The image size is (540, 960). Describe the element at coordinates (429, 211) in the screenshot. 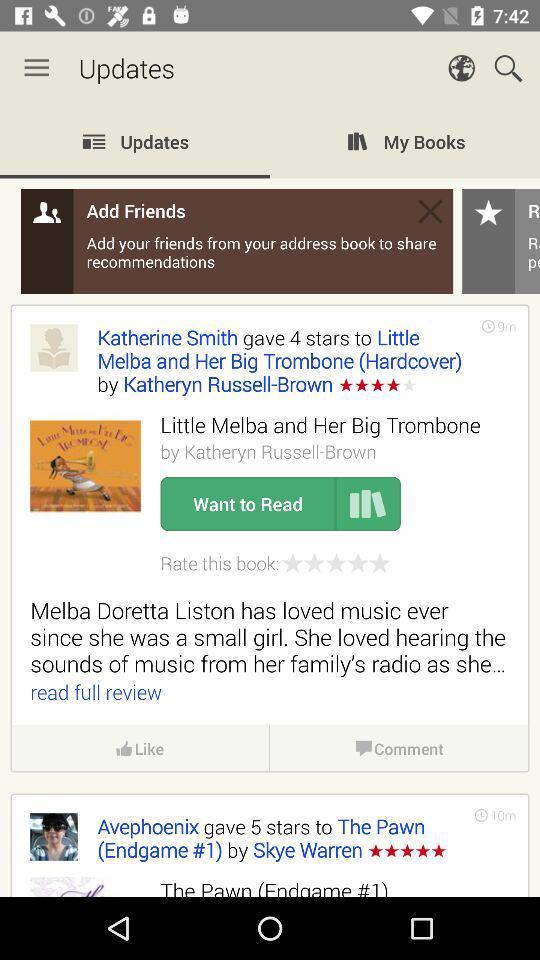

I see `add friends box` at that location.